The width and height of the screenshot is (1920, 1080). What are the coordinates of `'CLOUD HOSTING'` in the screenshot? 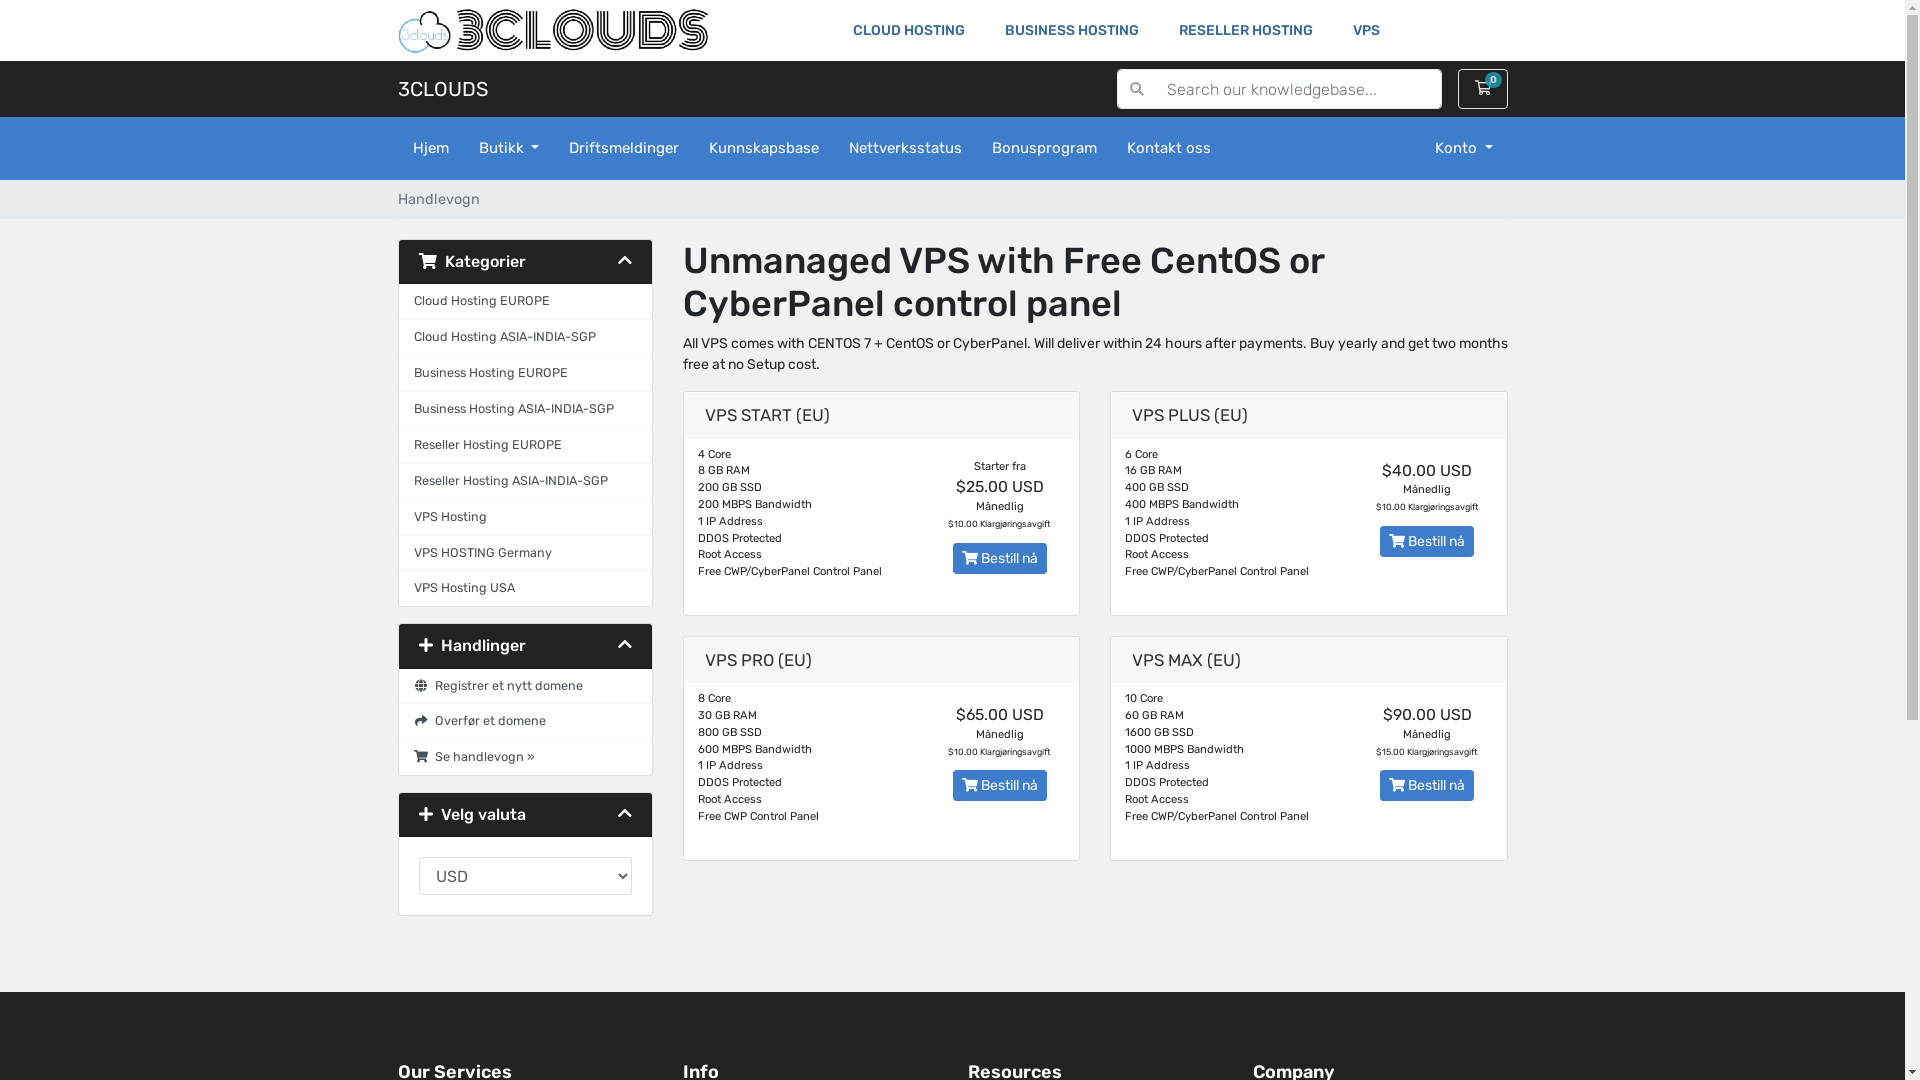 It's located at (907, 30).